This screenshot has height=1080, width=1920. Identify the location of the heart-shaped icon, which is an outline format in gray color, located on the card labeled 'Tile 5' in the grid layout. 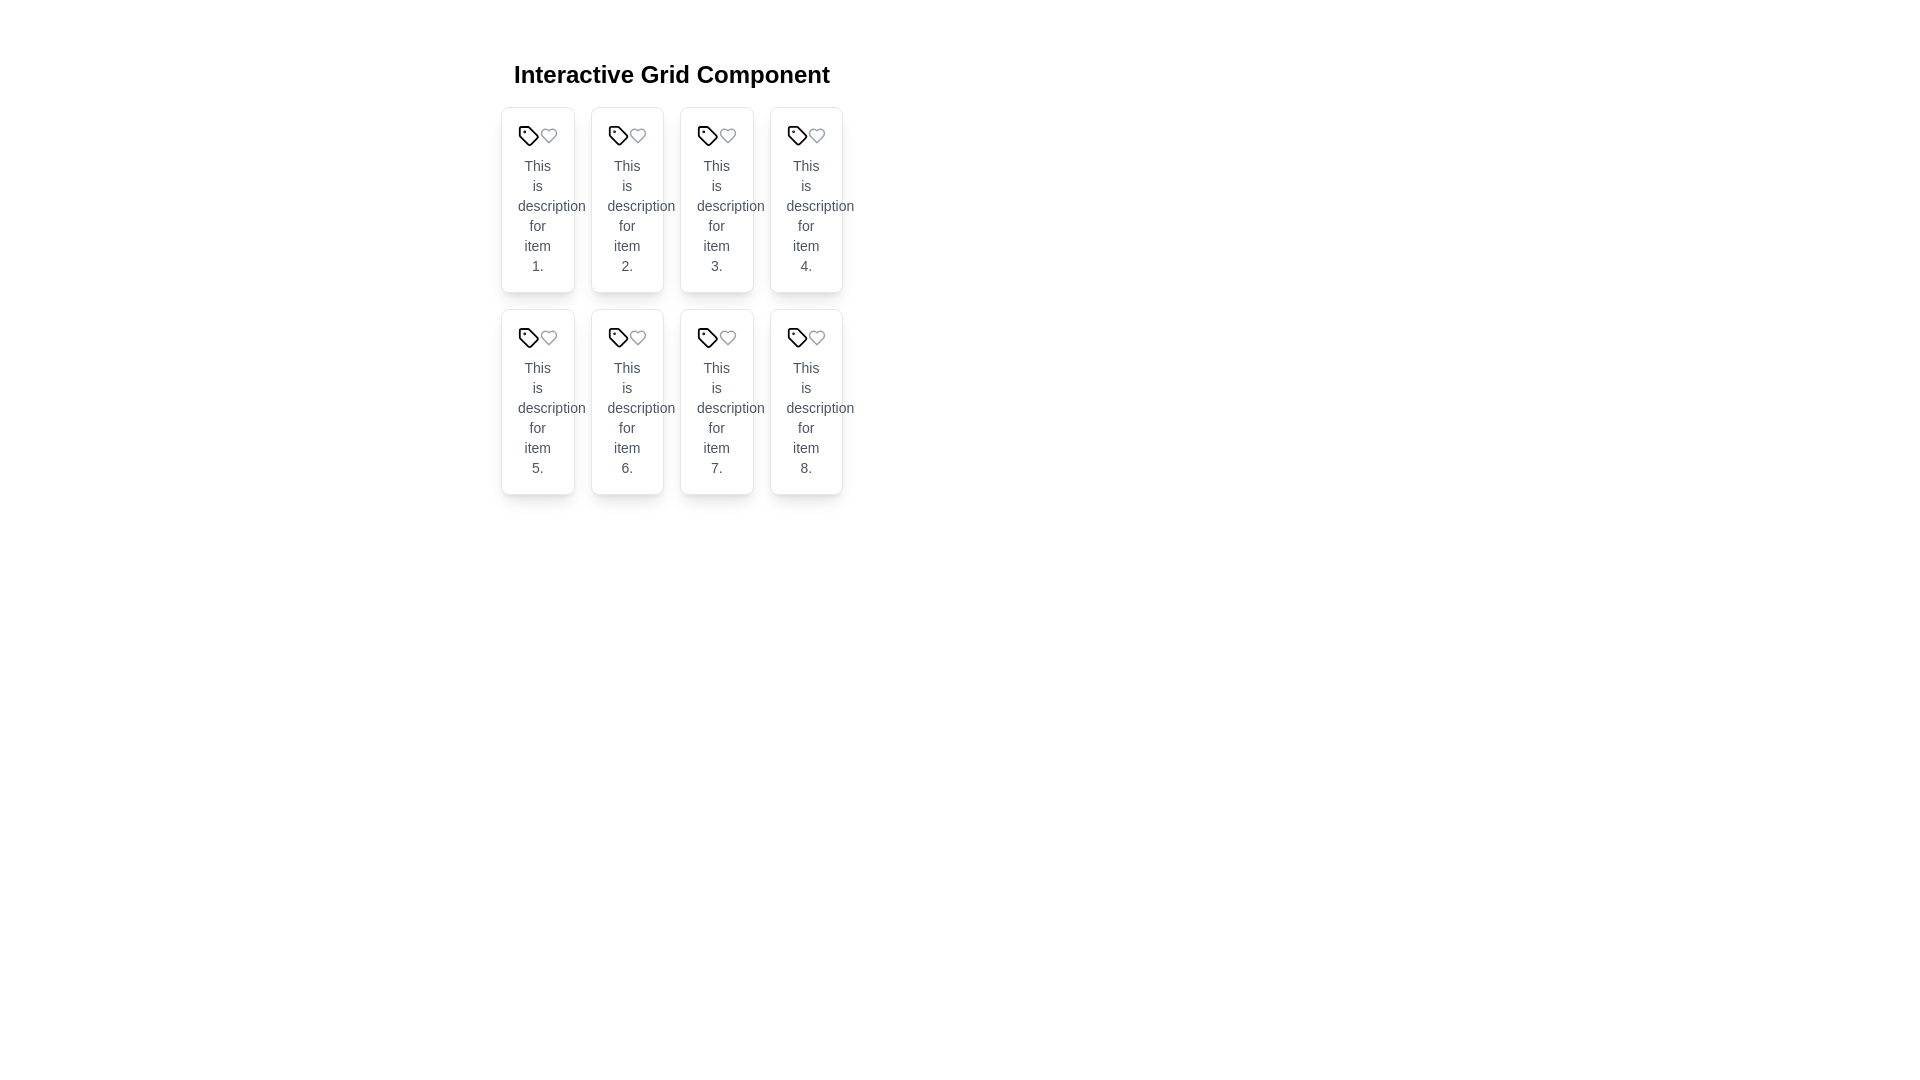
(548, 337).